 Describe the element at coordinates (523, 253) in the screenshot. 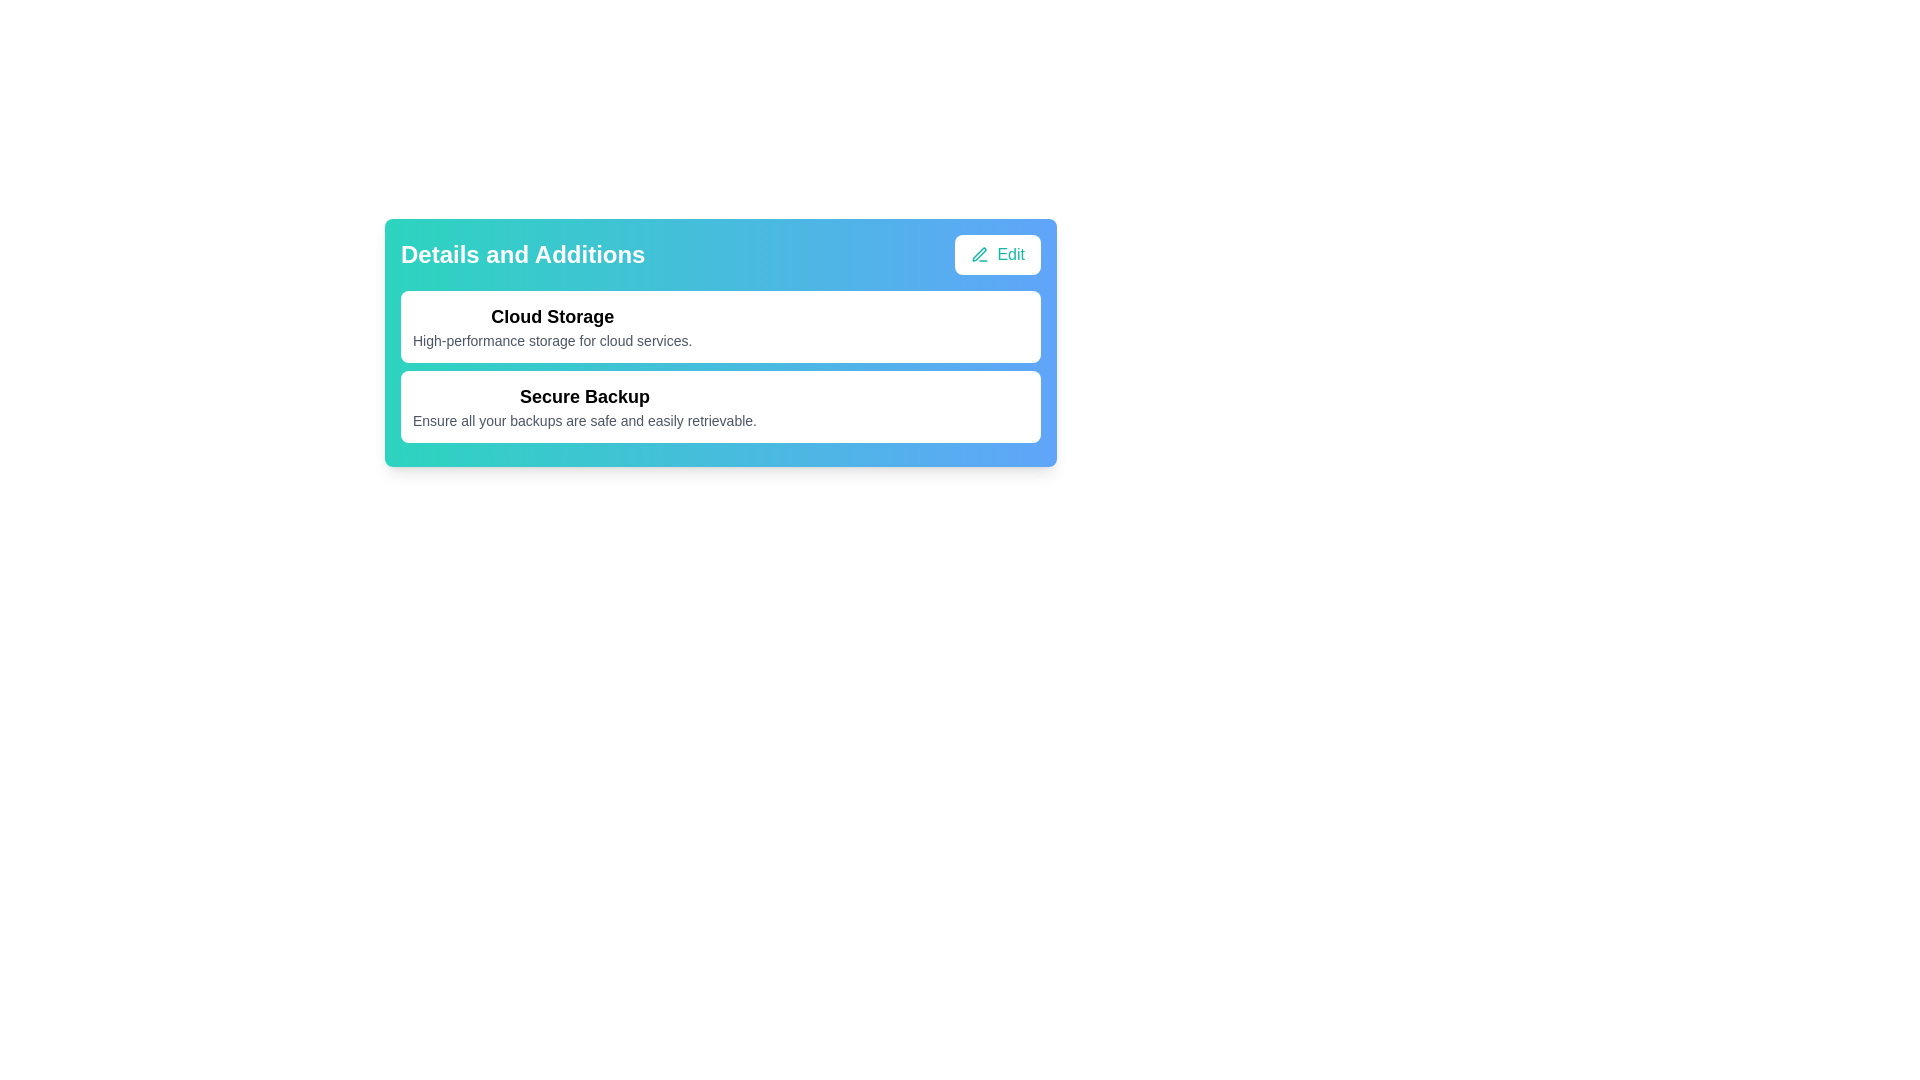

I see `the text label that serves as the title or heading of the section in the card interface, located at the top of the card and adjacent to the 'Edit' button` at that location.